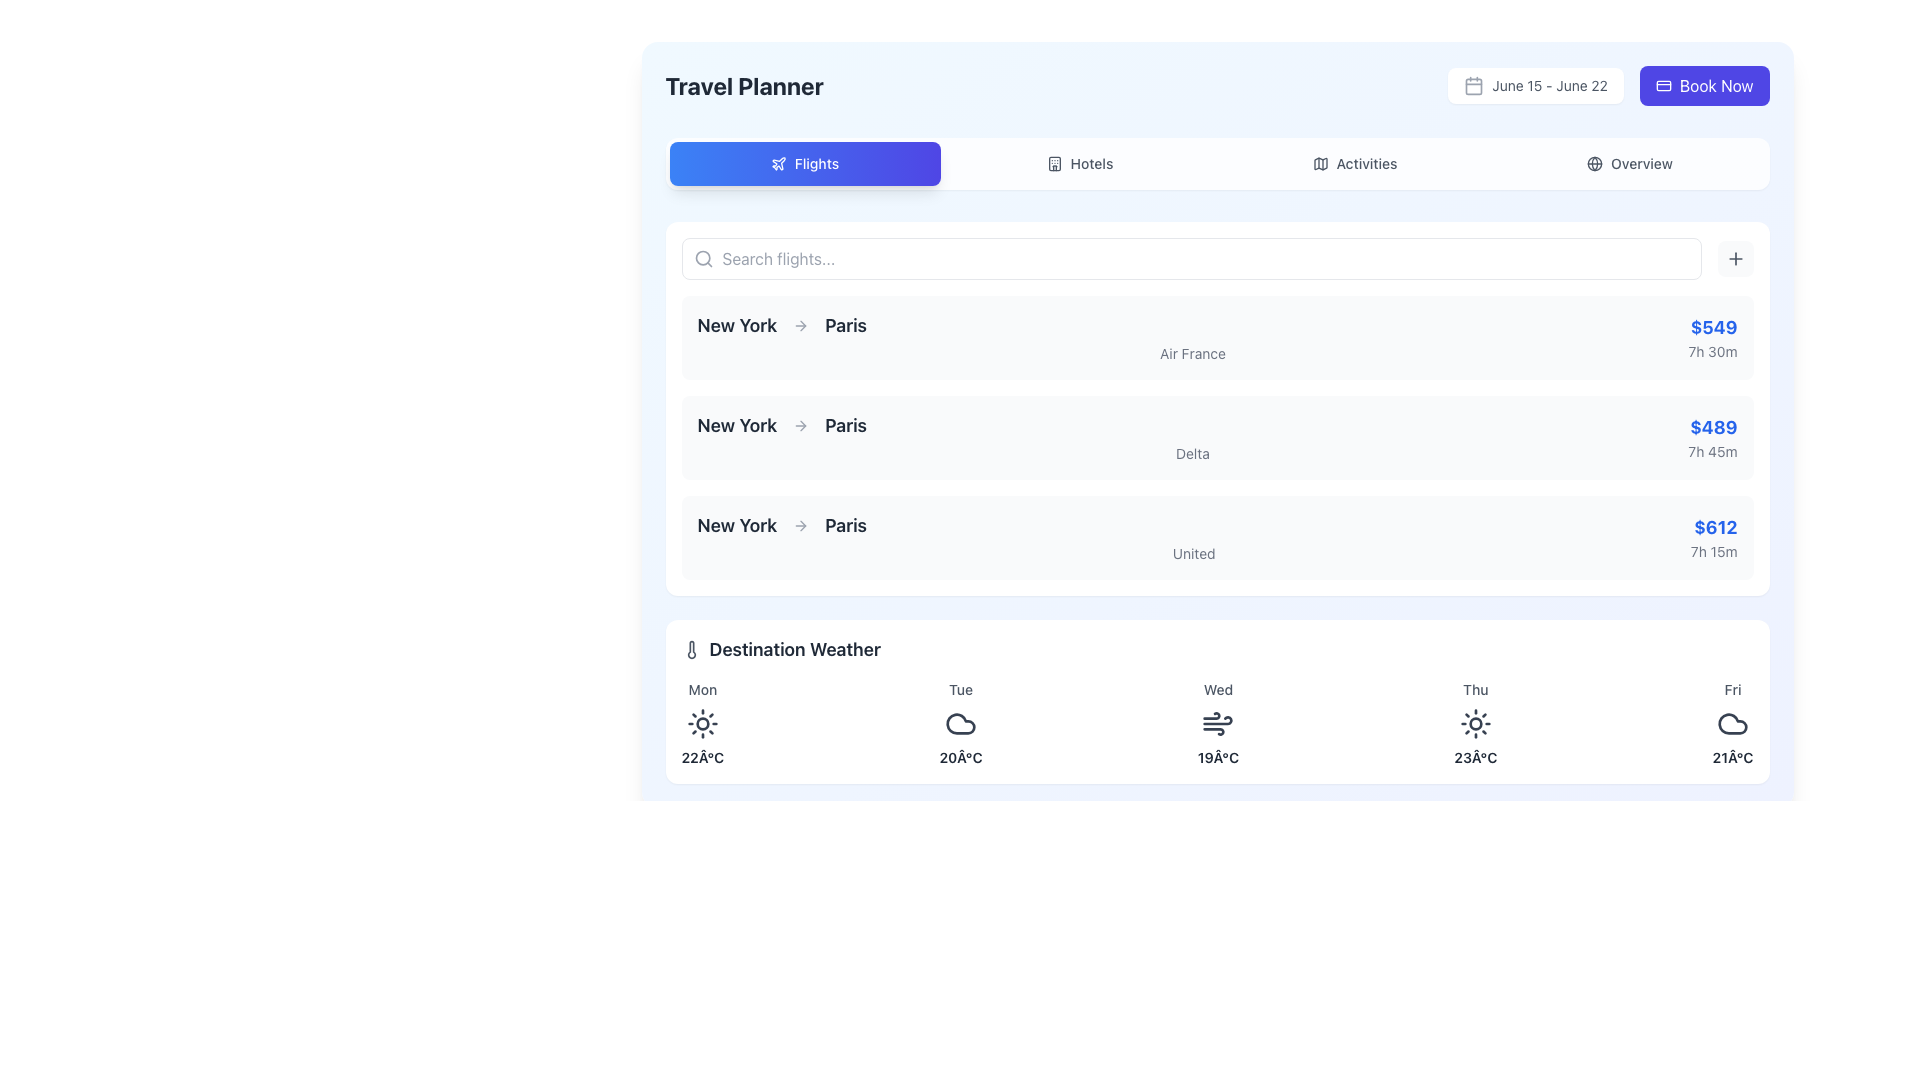 The width and height of the screenshot is (1920, 1080). I want to click on the sun icon, so click(702, 724).